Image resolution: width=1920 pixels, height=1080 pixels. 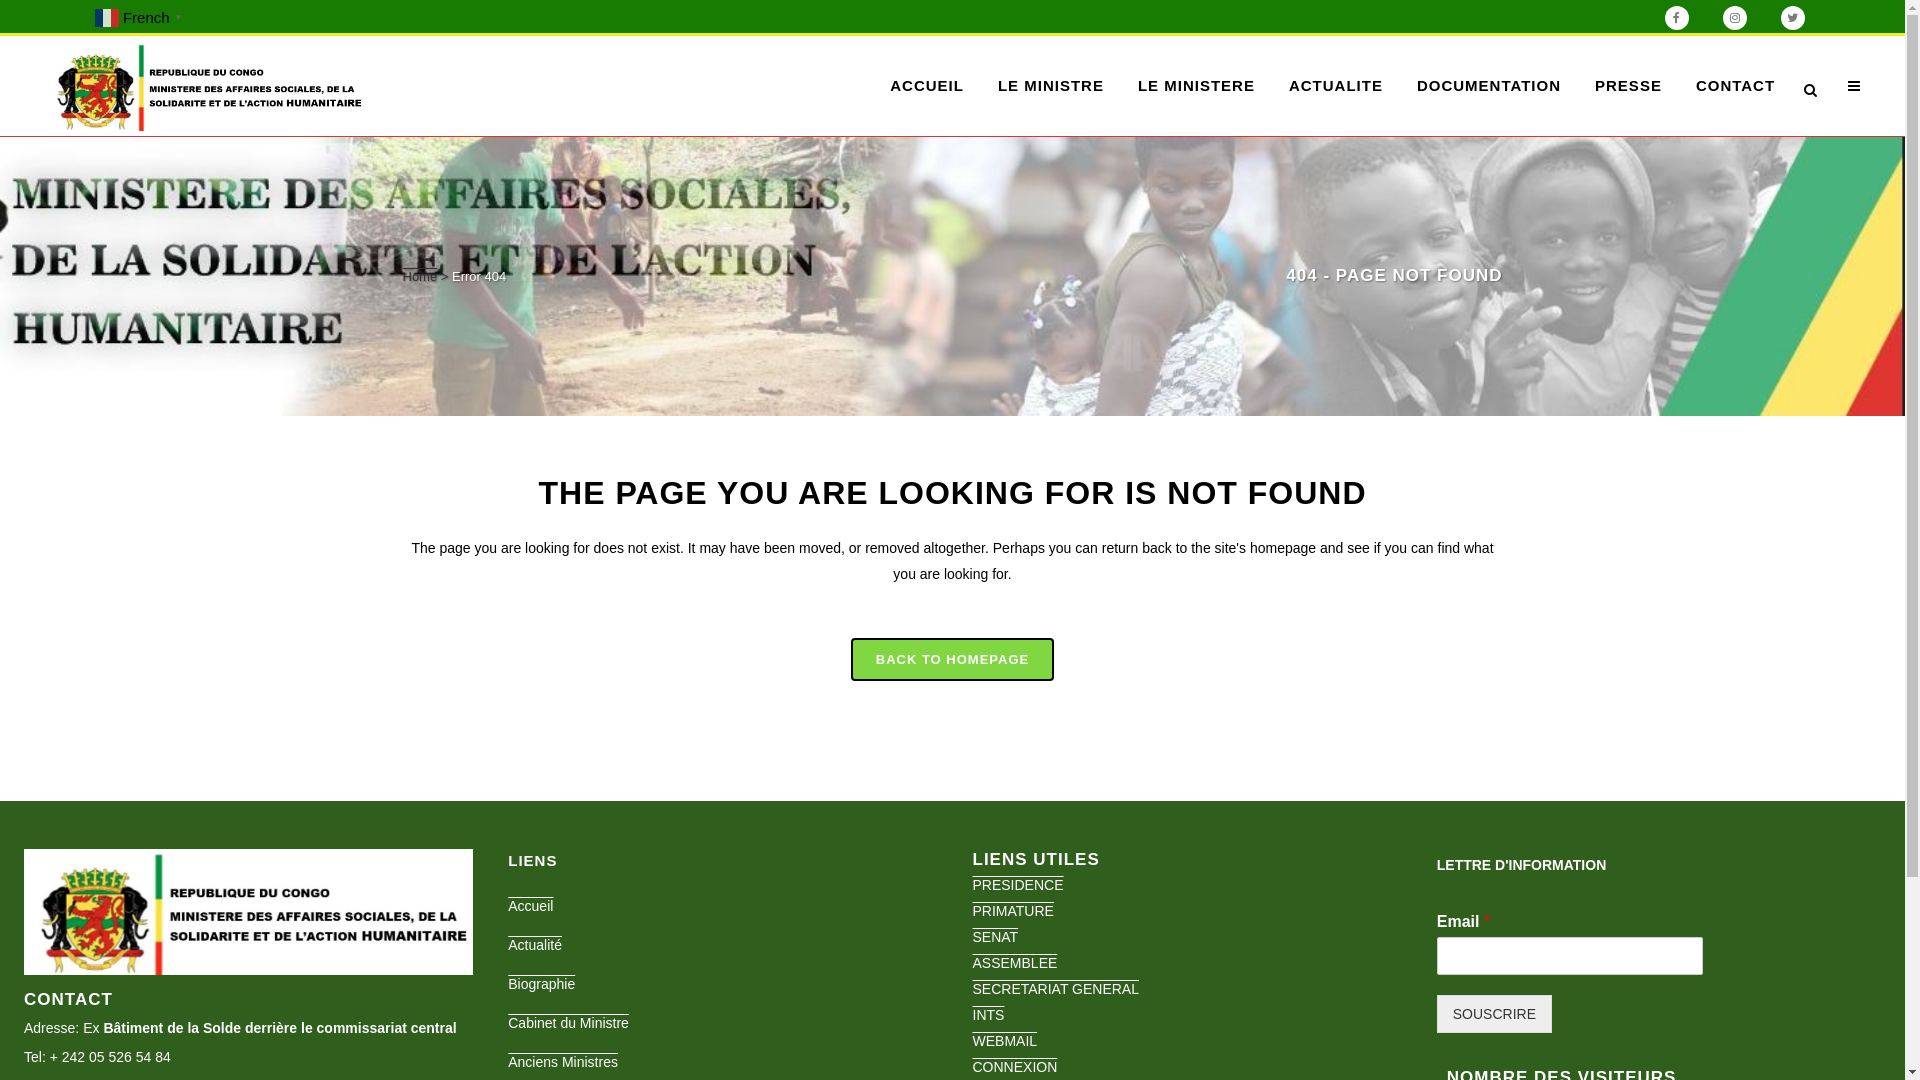 I want to click on 'CONTACT', so click(x=1734, y=84).